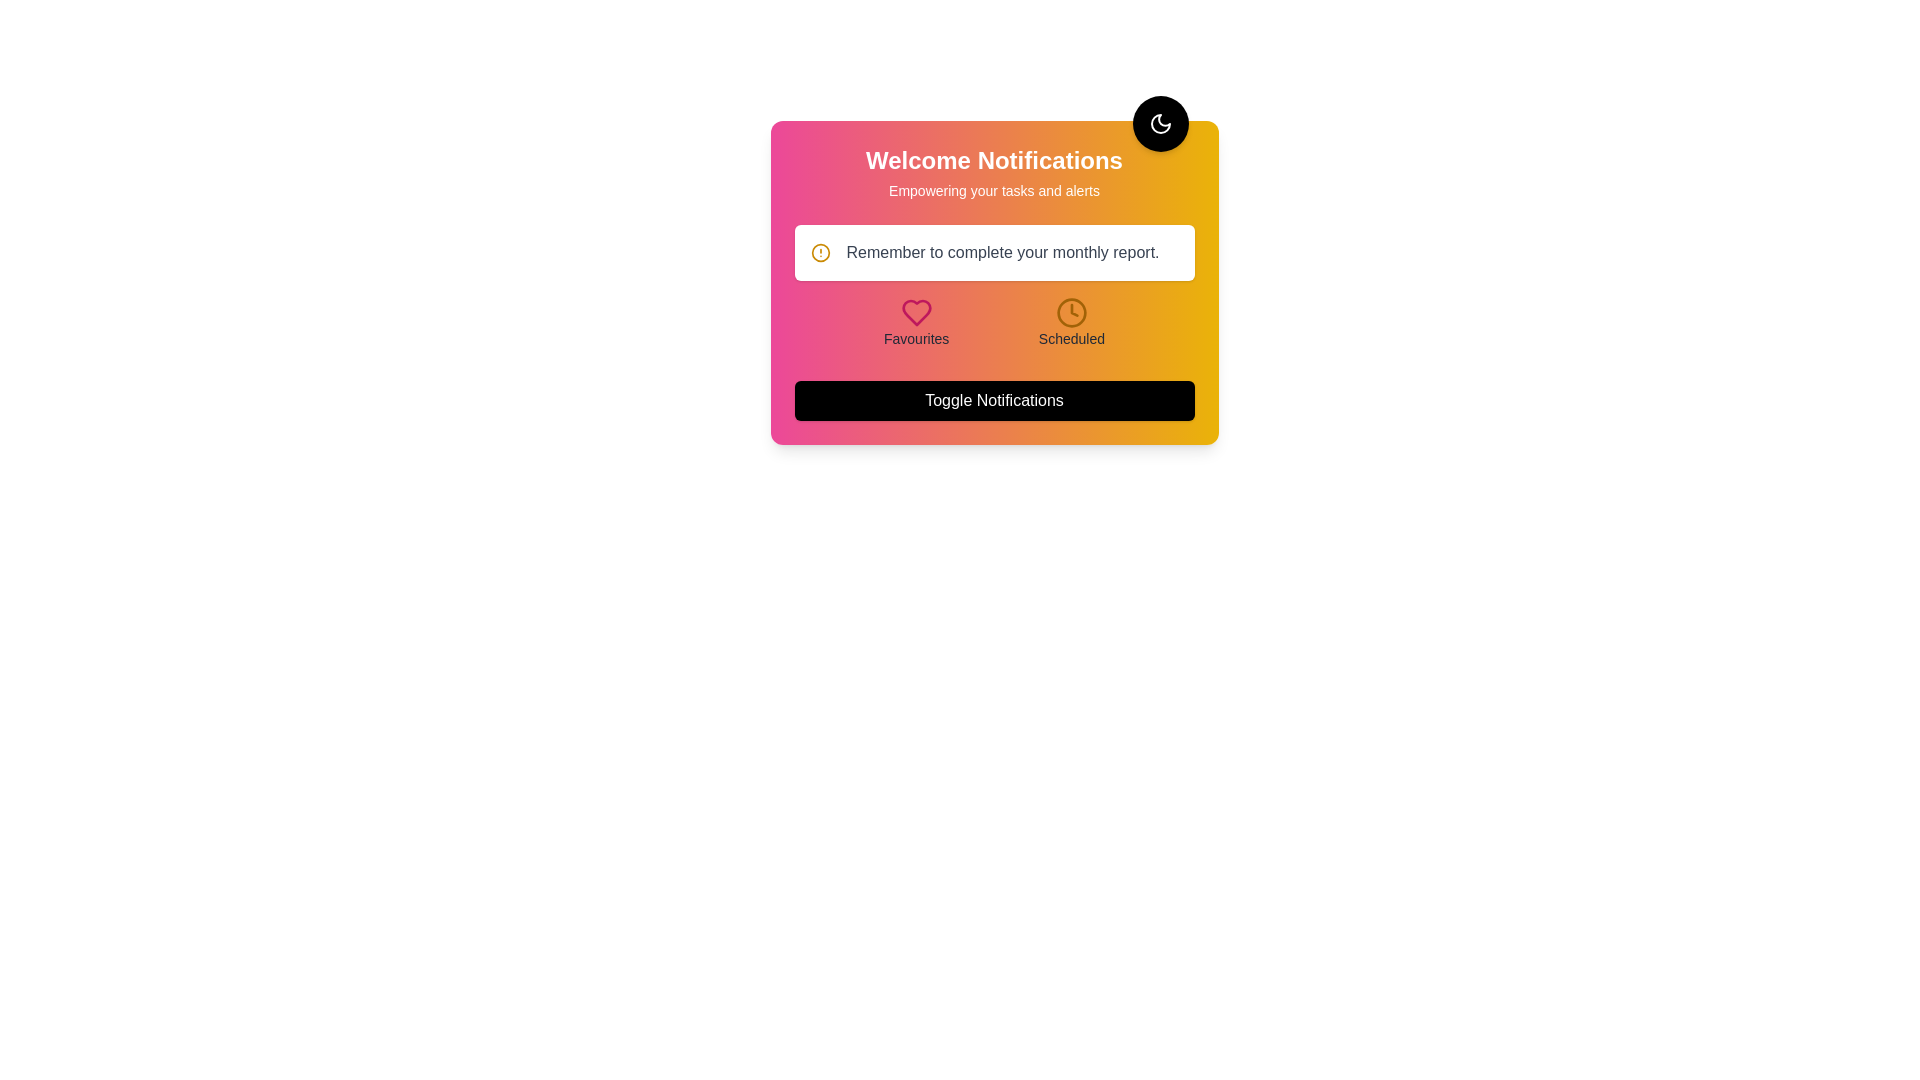 Image resolution: width=1920 pixels, height=1080 pixels. Describe the element at coordinates (1070, 322) in the screenshot. I see `the 'Scheduled' button that features a yellow clock icon above gray text, located under 'Welcome Notifications' and to the right of 'Favourites'` at that location.